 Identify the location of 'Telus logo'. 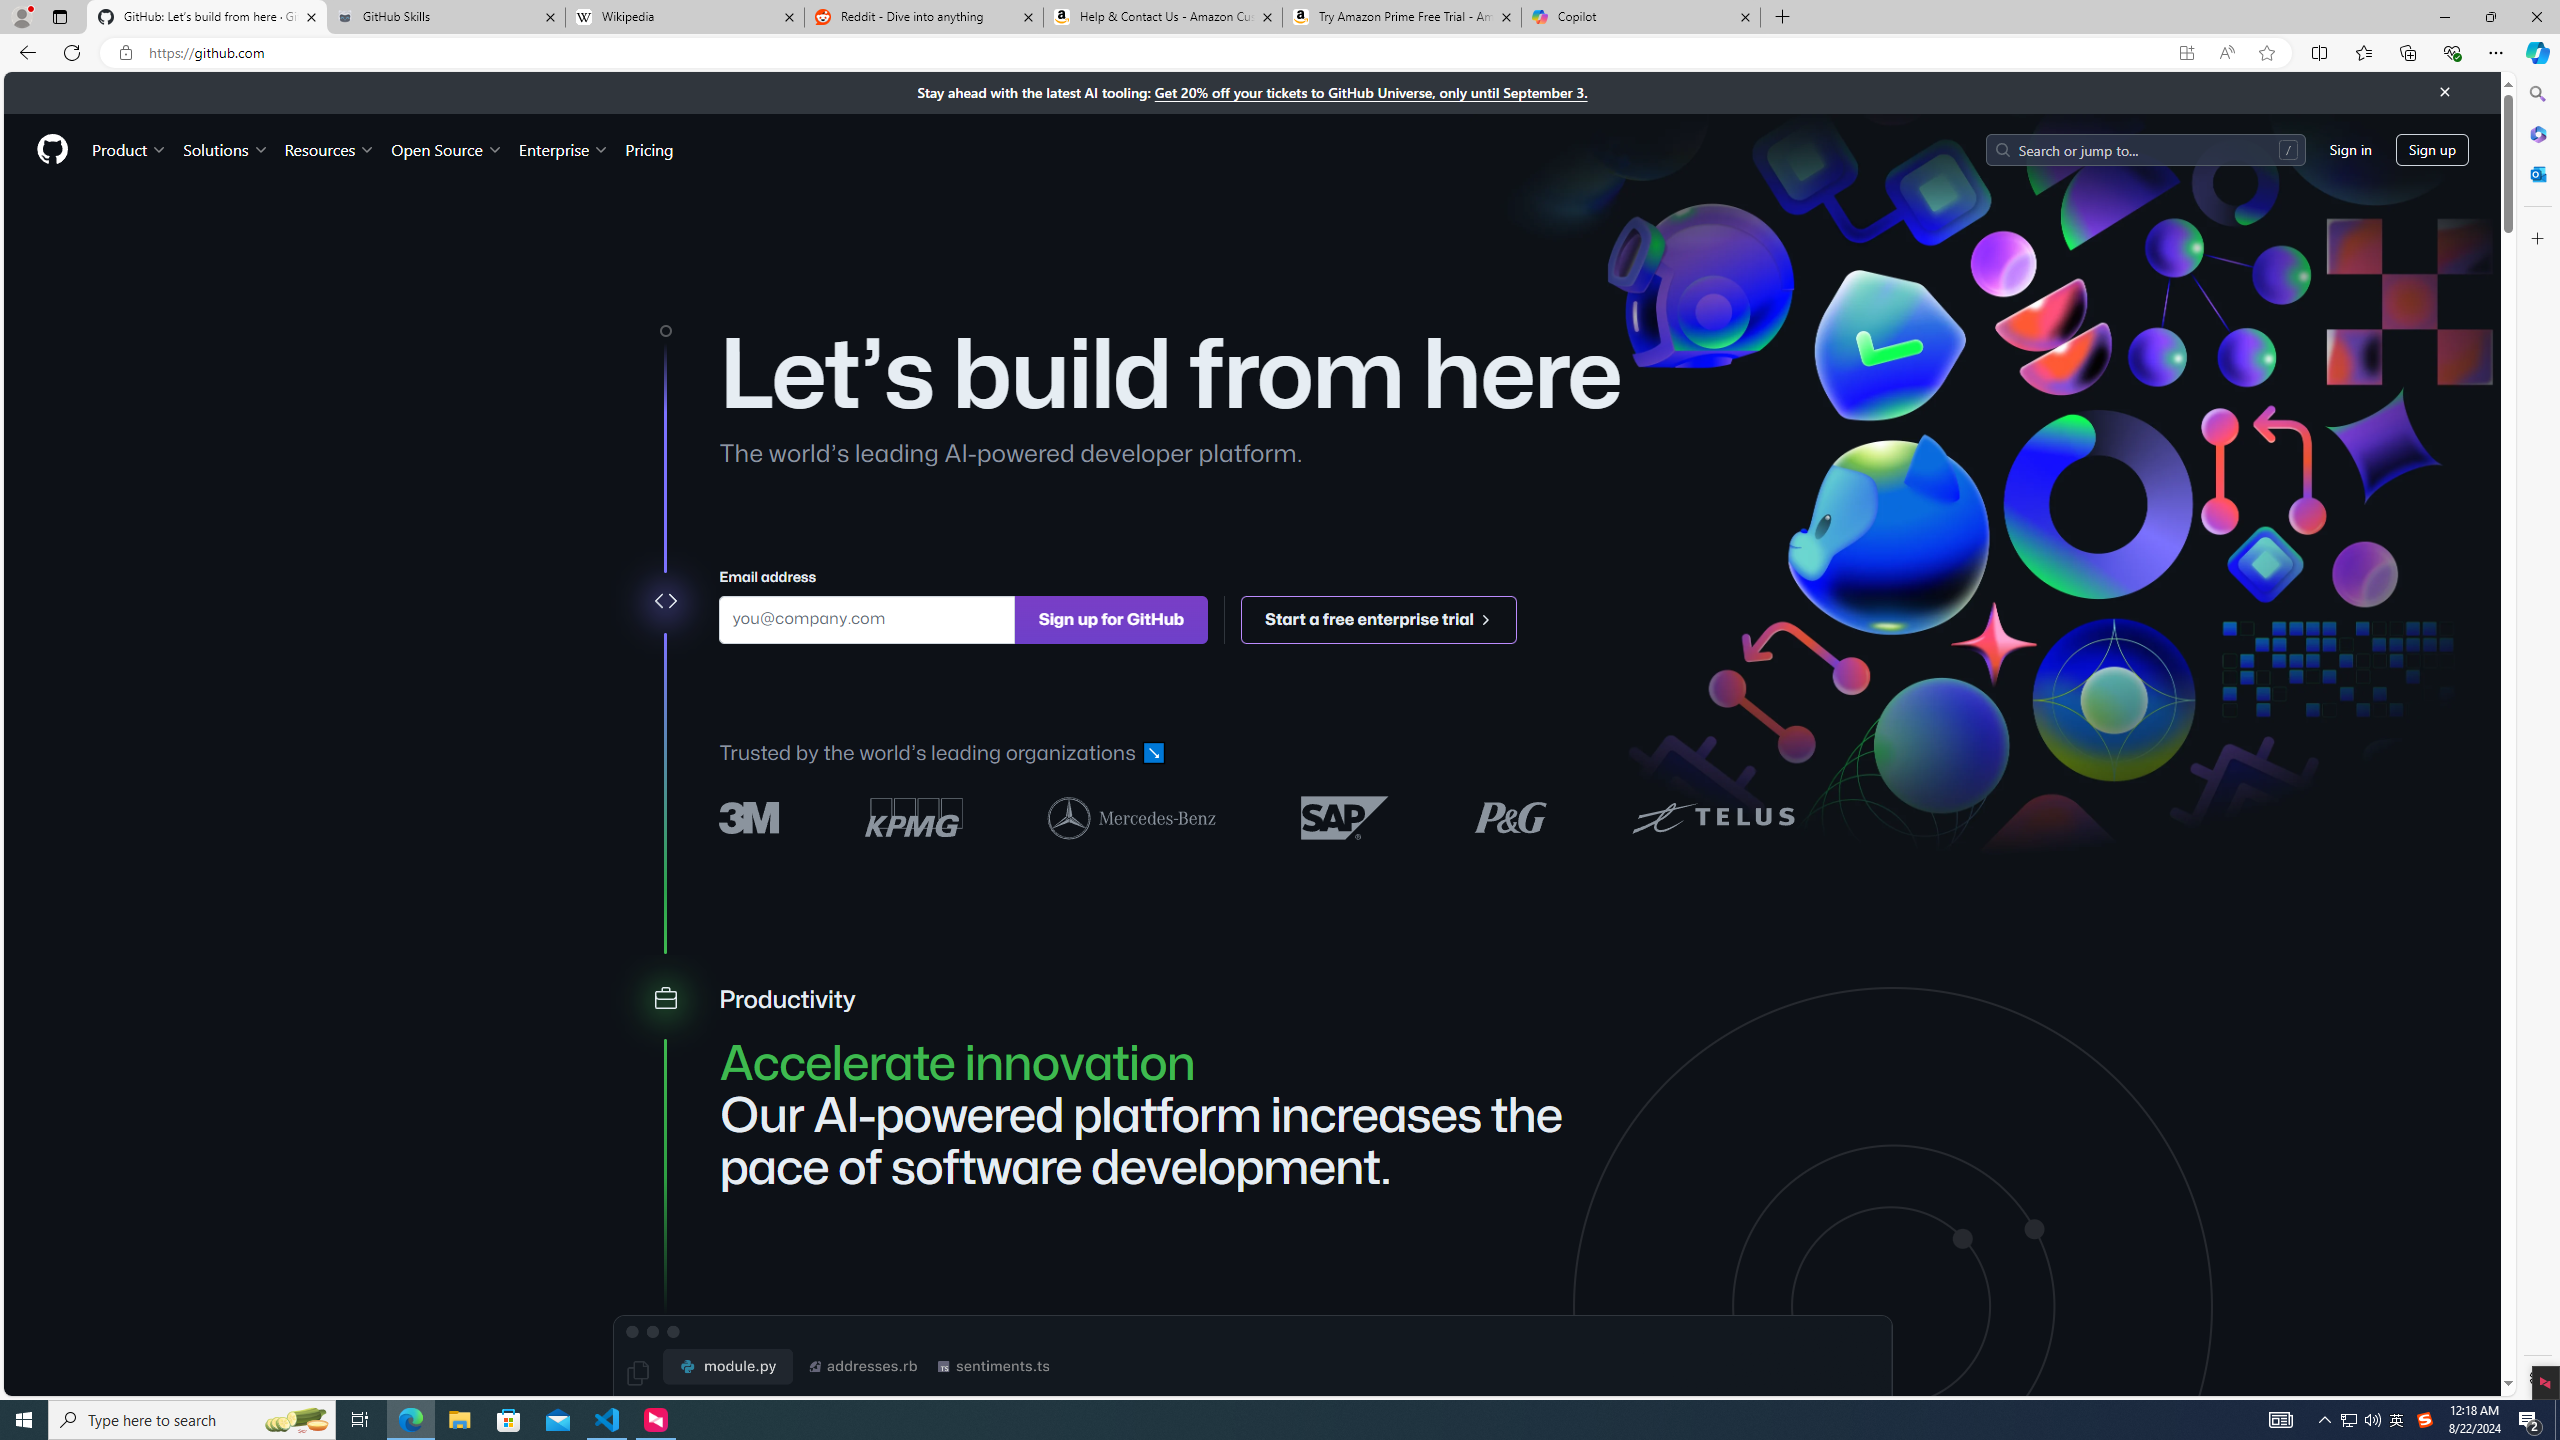
(1712, 816).